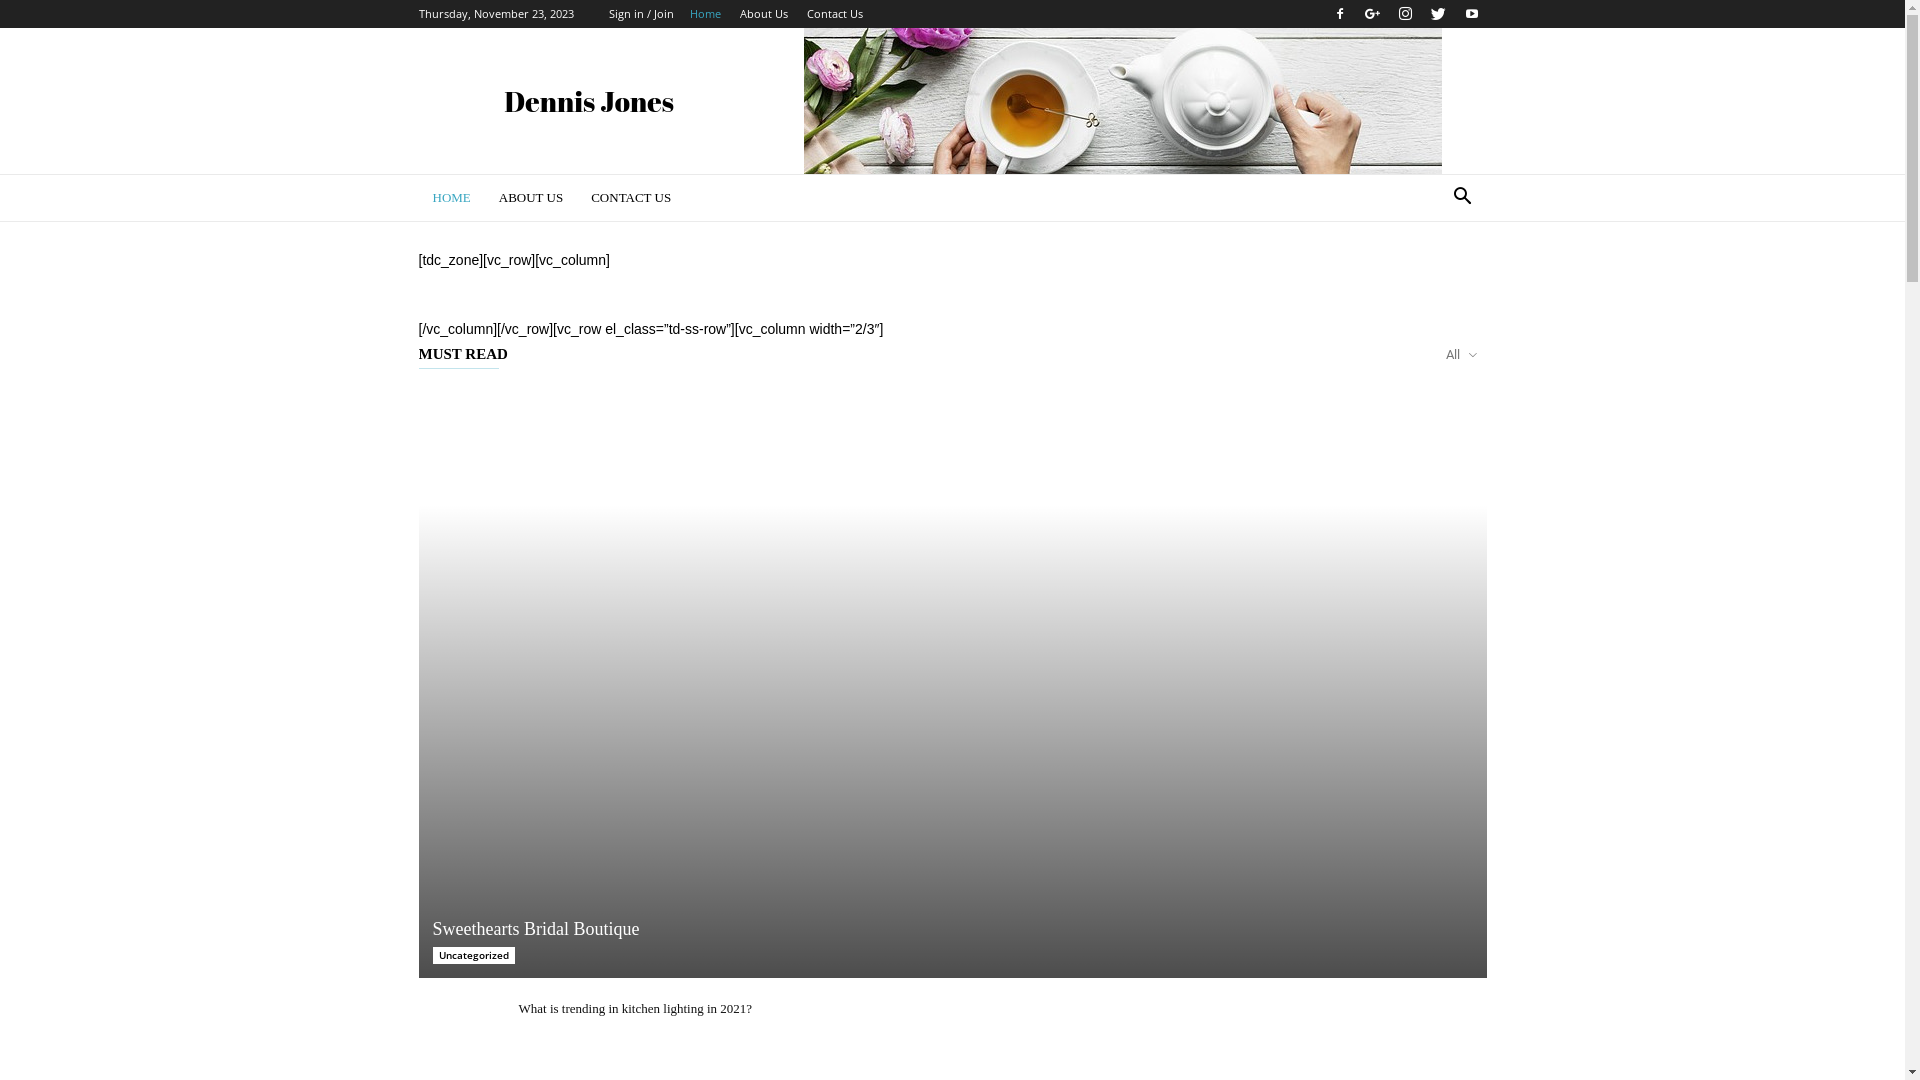 Image resolution: width=1920 pixels, height=1080 pixels. Describe the element at coordinates (1438, 14) in the screenshot. I see `'Twitter'` at that location.